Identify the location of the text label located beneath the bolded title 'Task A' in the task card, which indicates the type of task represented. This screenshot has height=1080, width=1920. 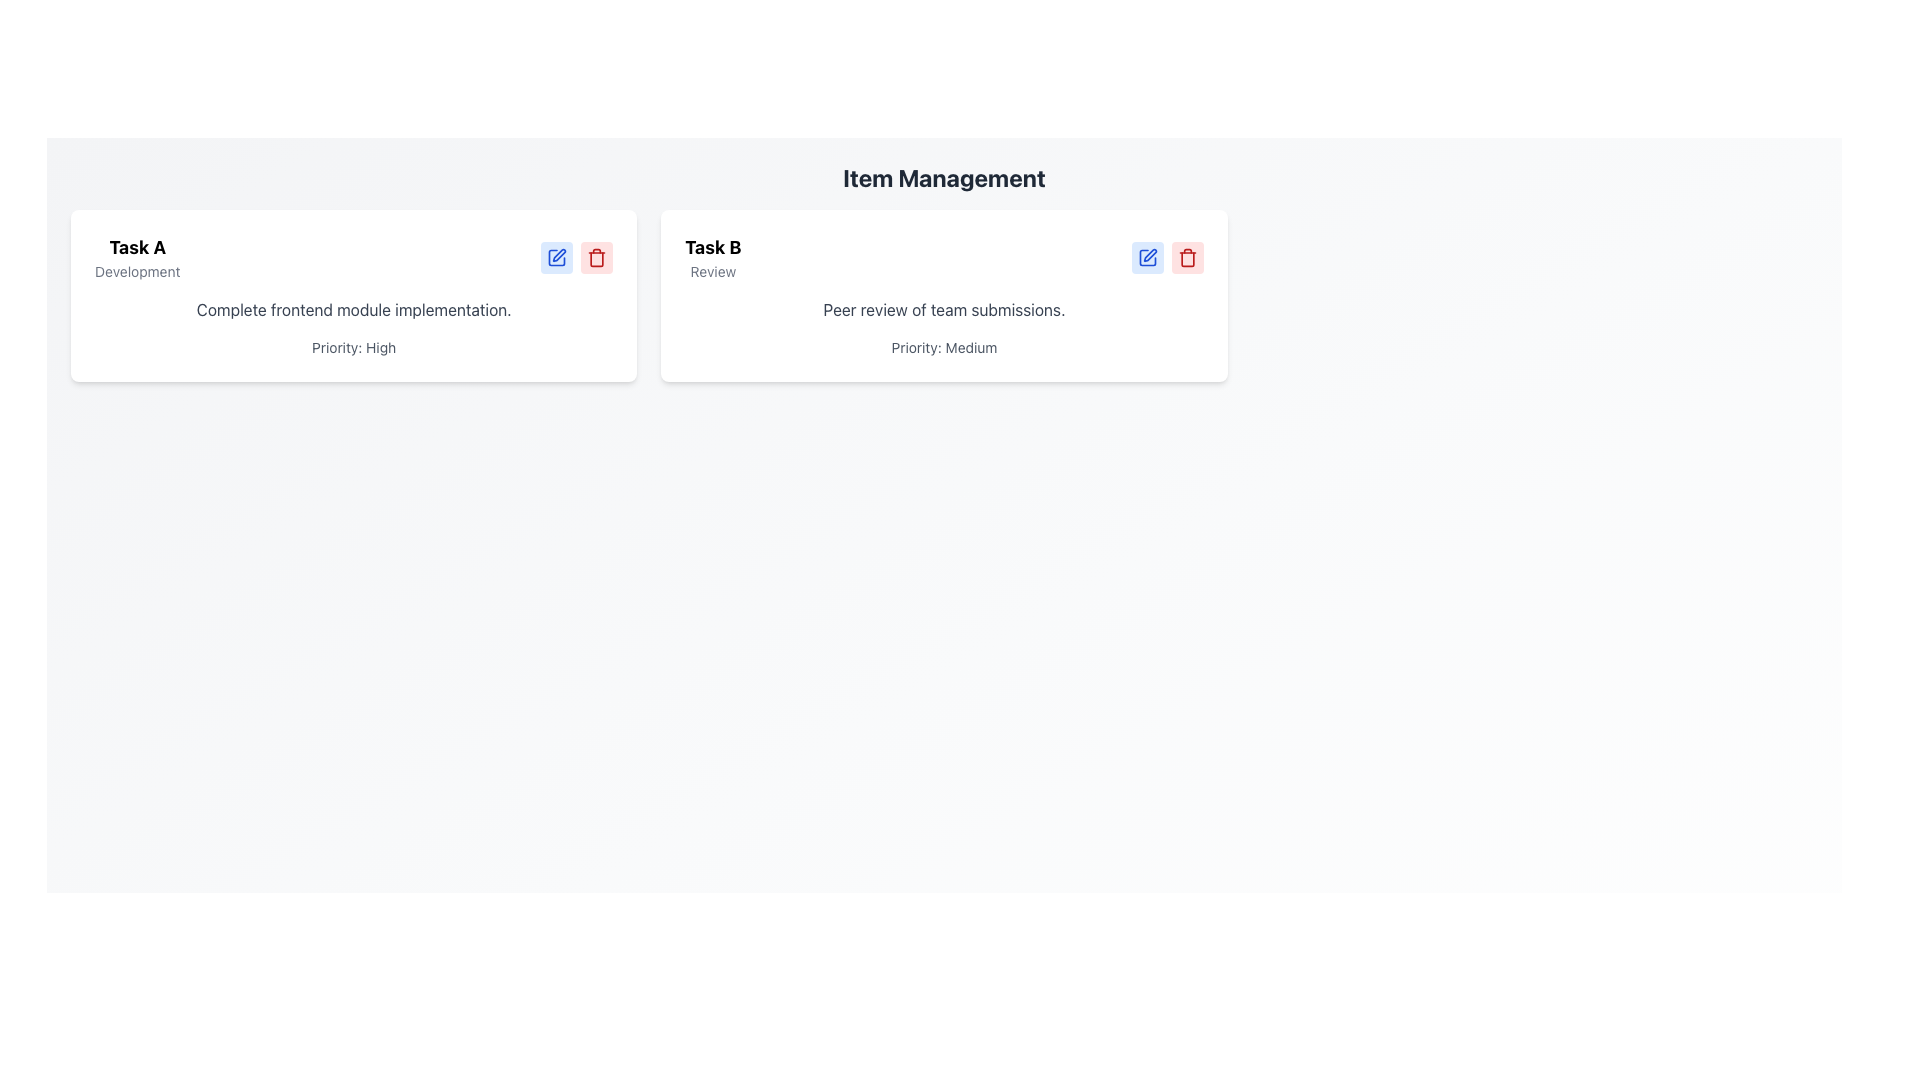
(136, 272).